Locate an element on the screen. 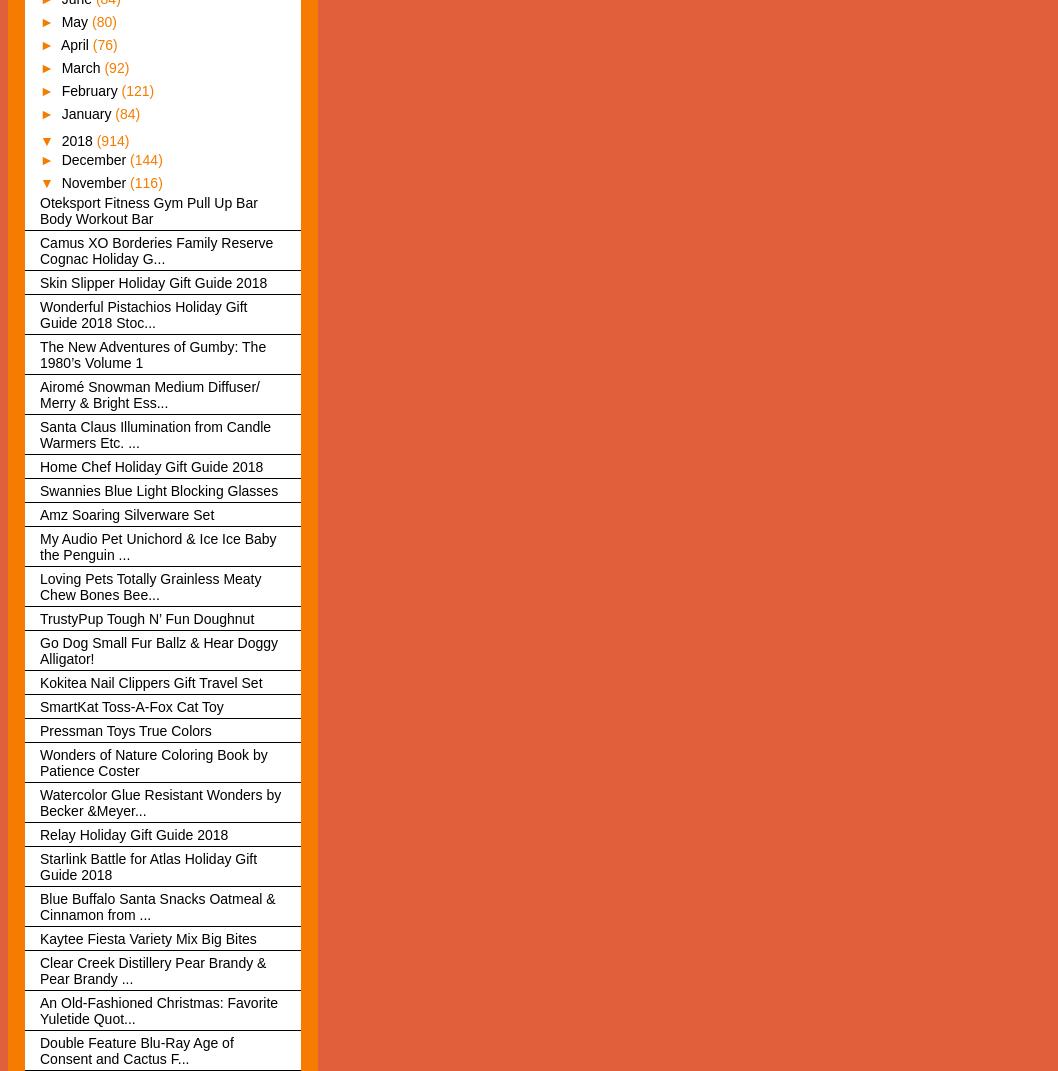 The width and height of the screenshot is (1058, 1071). 'April' is located at coordinates (75, 43).